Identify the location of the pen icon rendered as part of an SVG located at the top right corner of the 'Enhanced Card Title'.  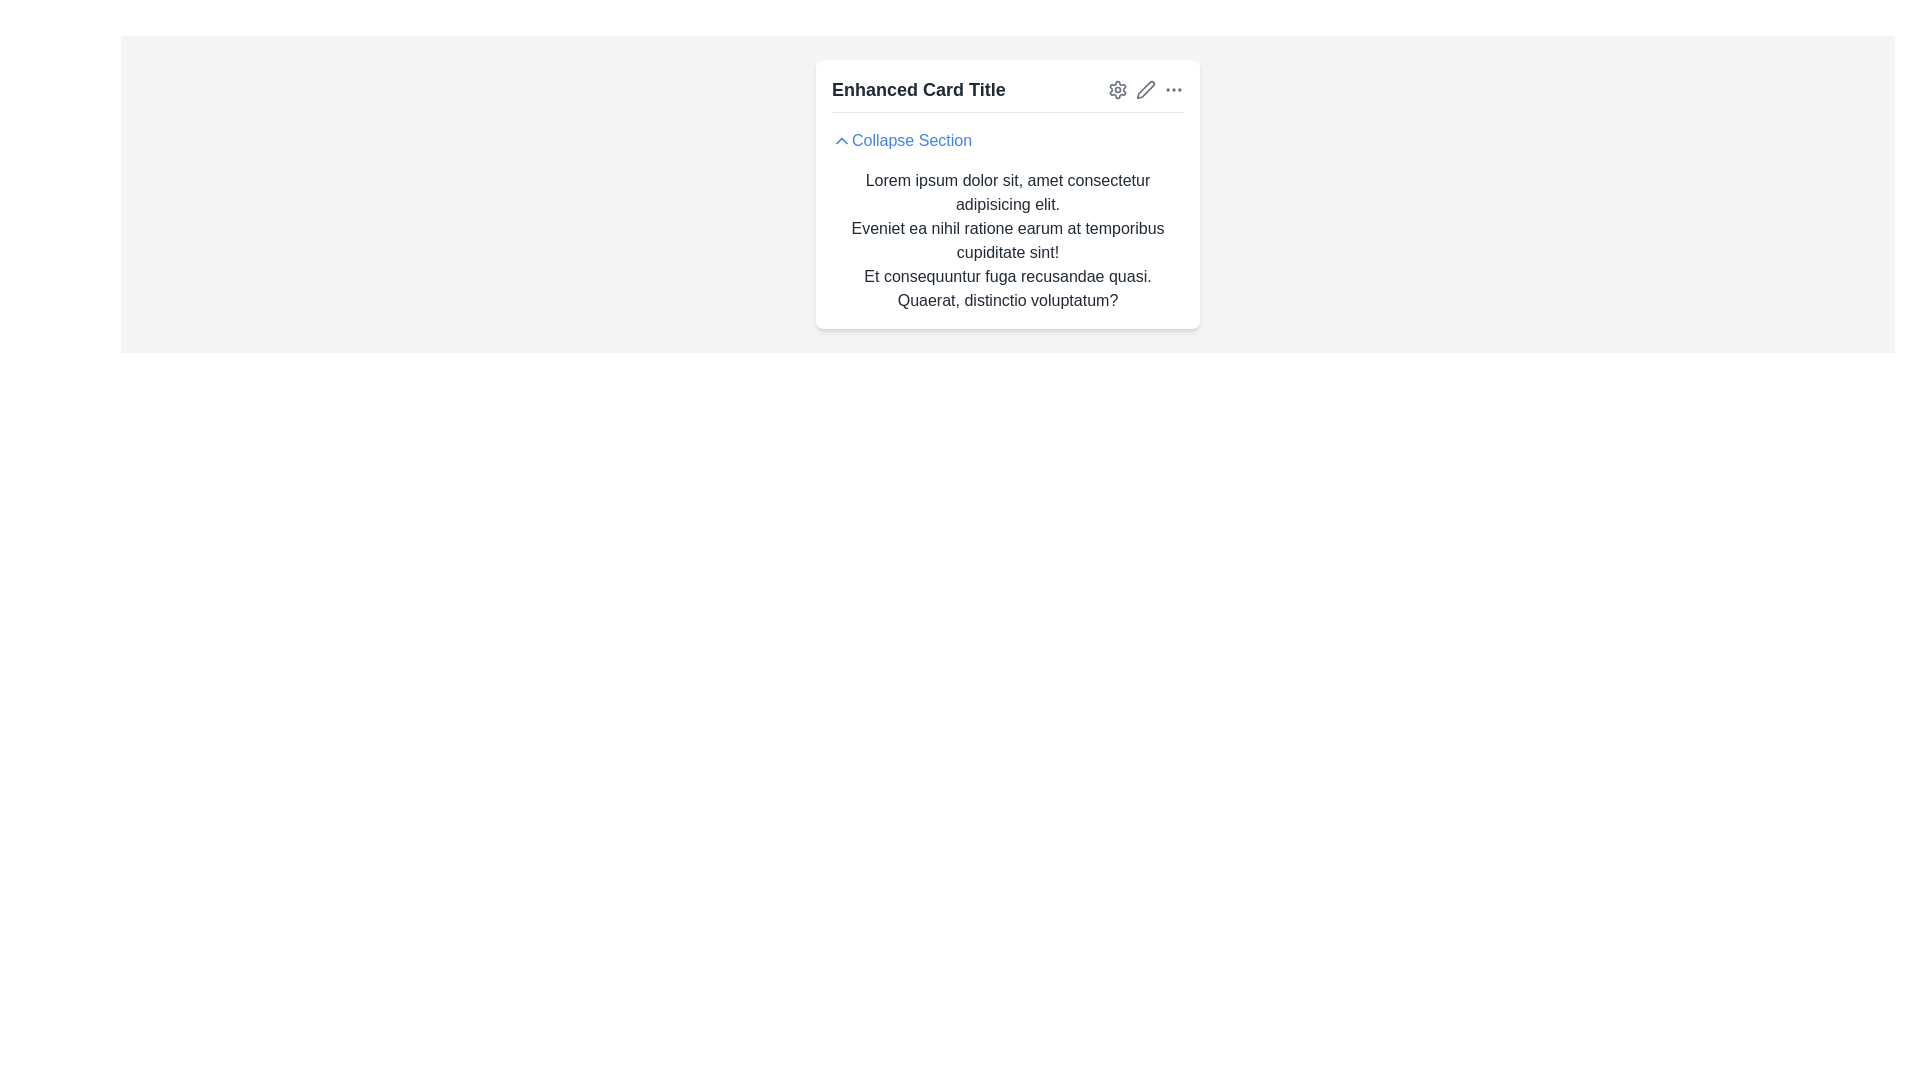
(1146, 87).